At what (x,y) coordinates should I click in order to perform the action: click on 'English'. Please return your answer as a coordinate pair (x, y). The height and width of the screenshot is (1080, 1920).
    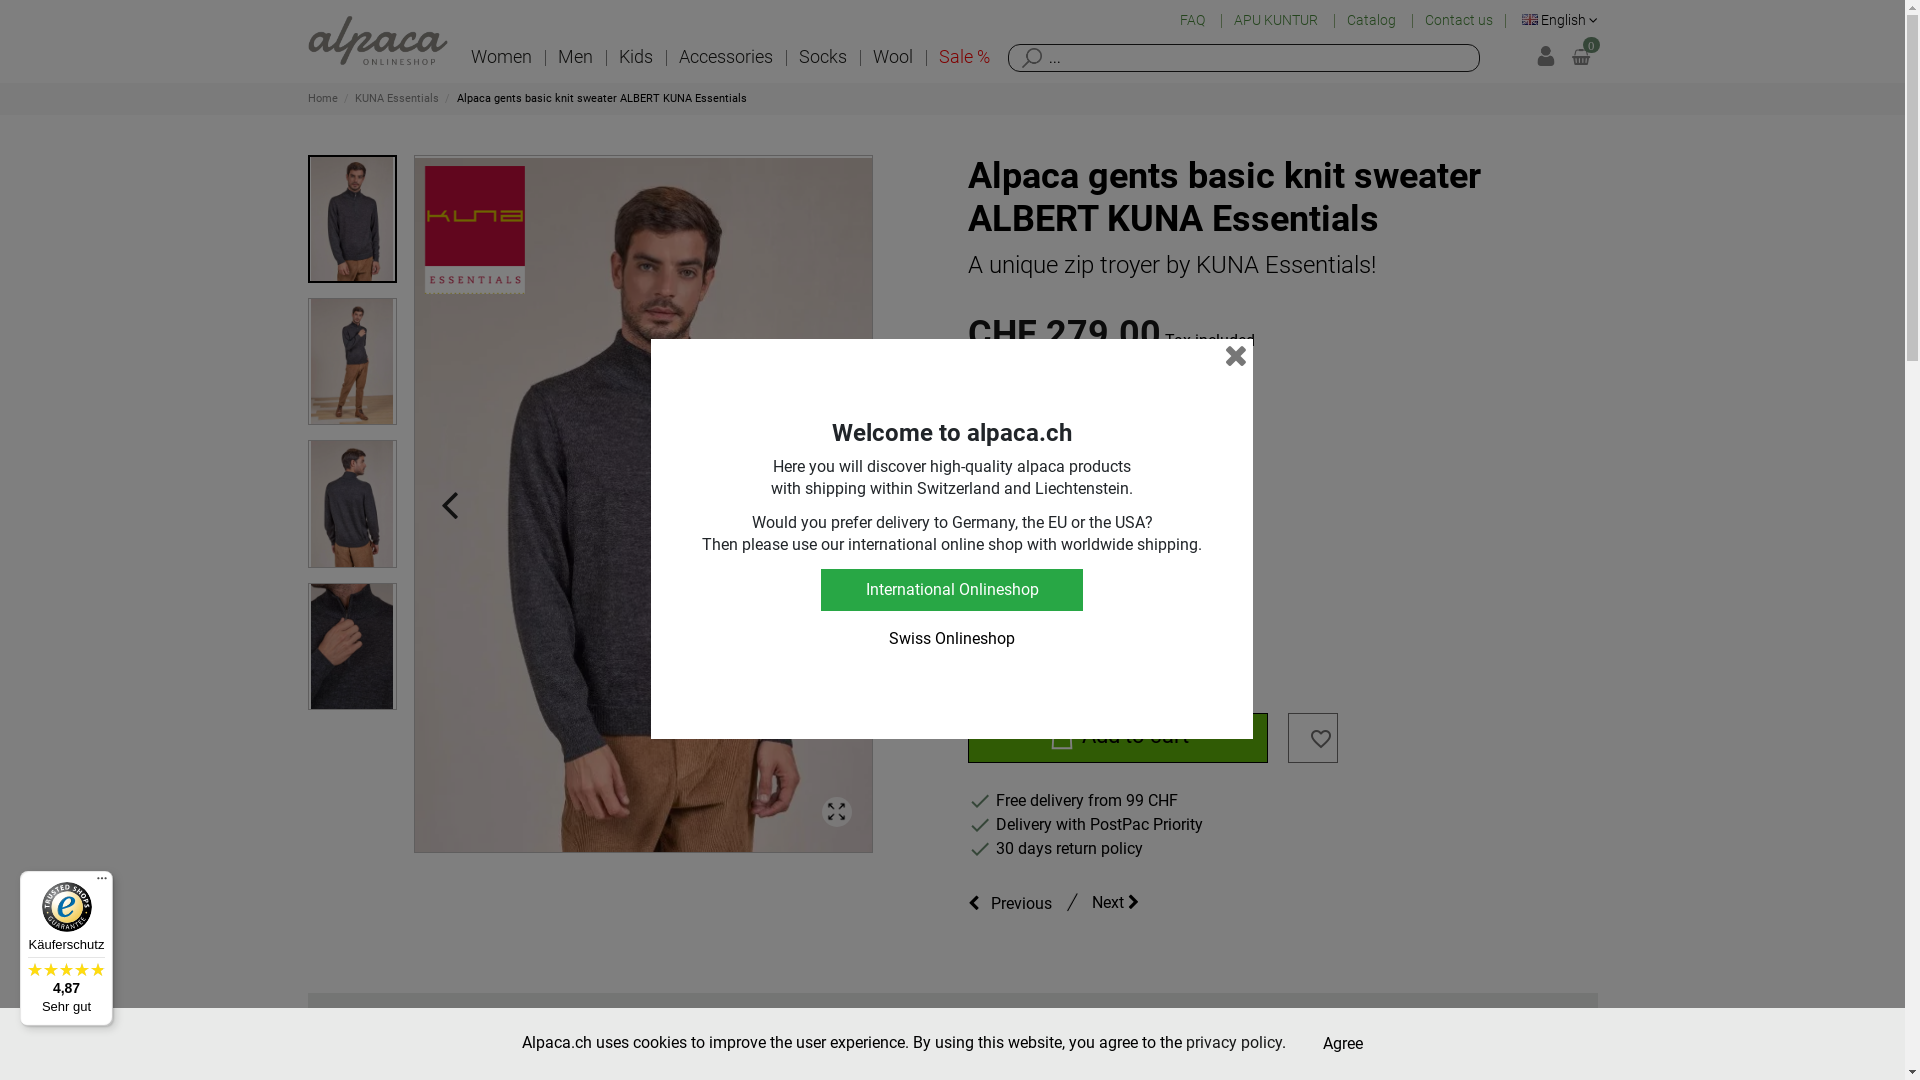
    Looking at the image, I should click on (1559, 19).